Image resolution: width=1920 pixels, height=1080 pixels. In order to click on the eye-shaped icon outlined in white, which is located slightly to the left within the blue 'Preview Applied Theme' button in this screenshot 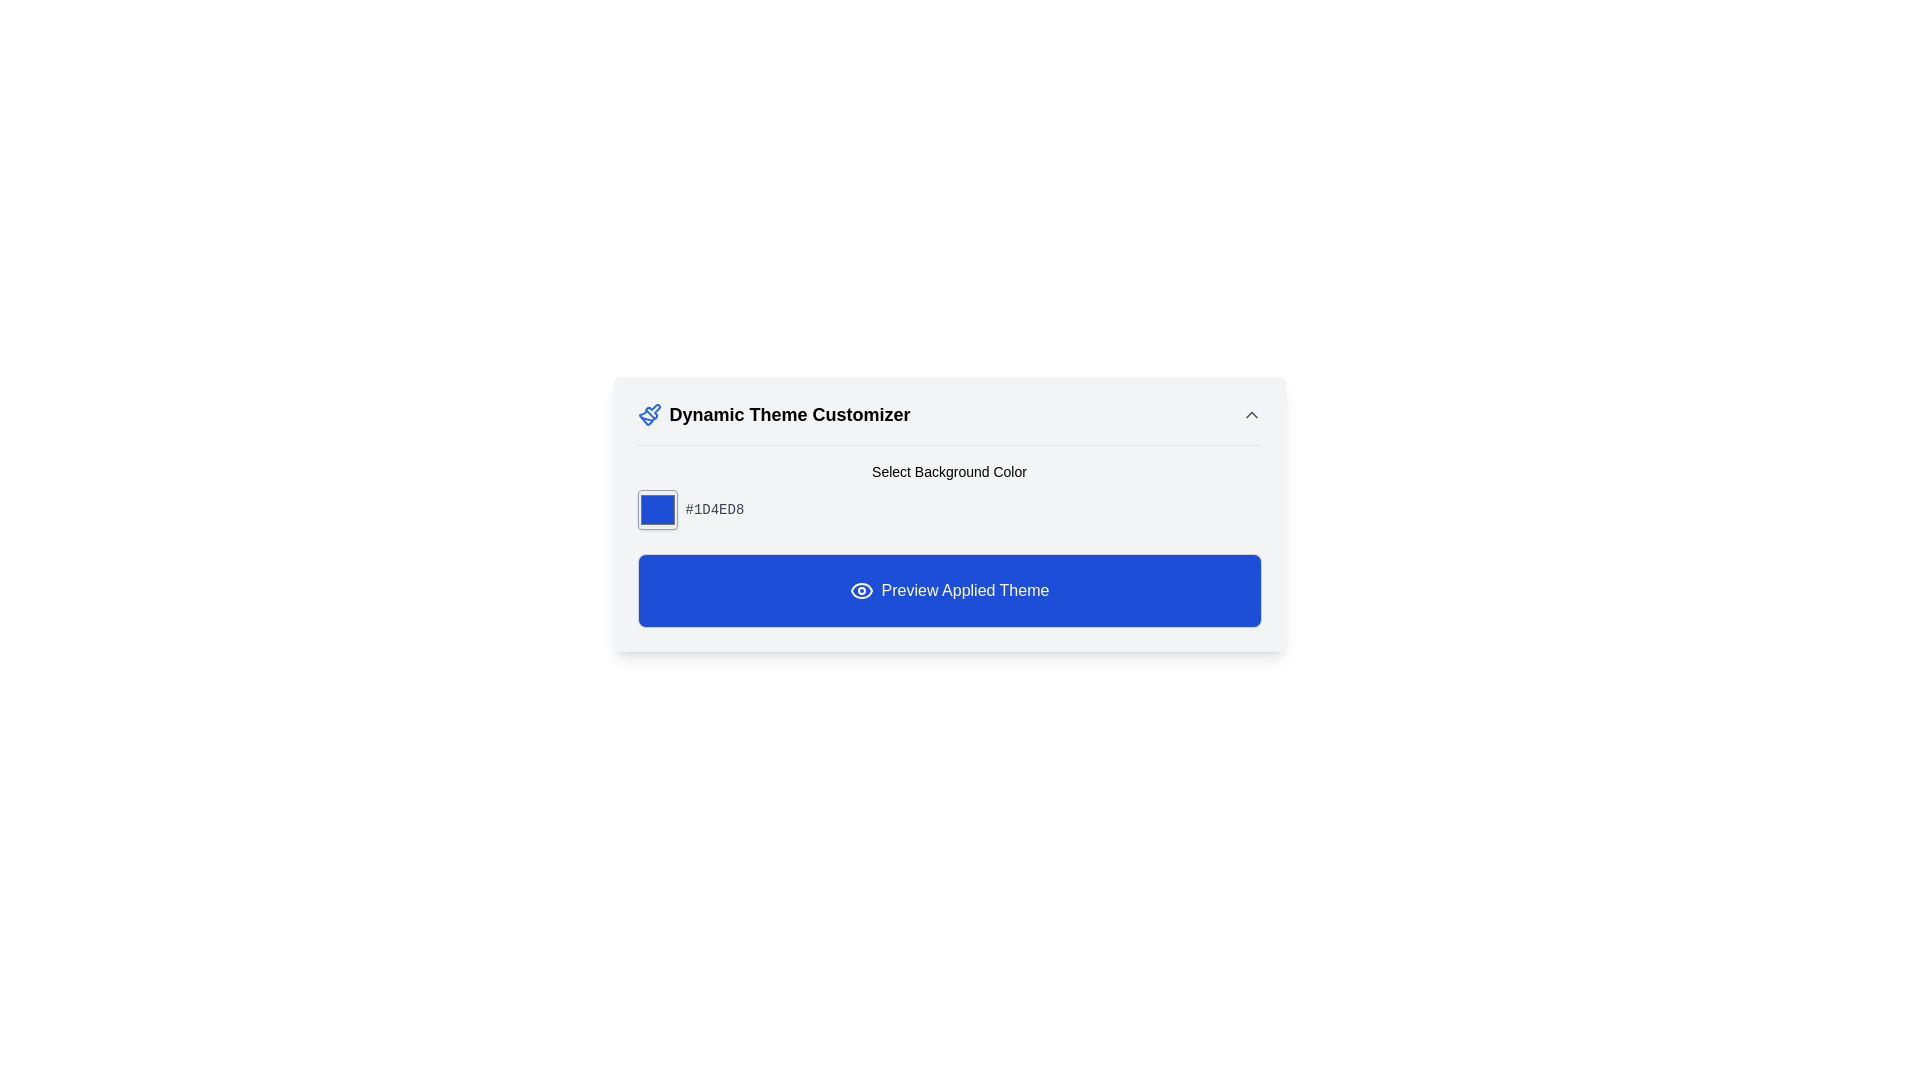, I will do `click(861, 589)`.